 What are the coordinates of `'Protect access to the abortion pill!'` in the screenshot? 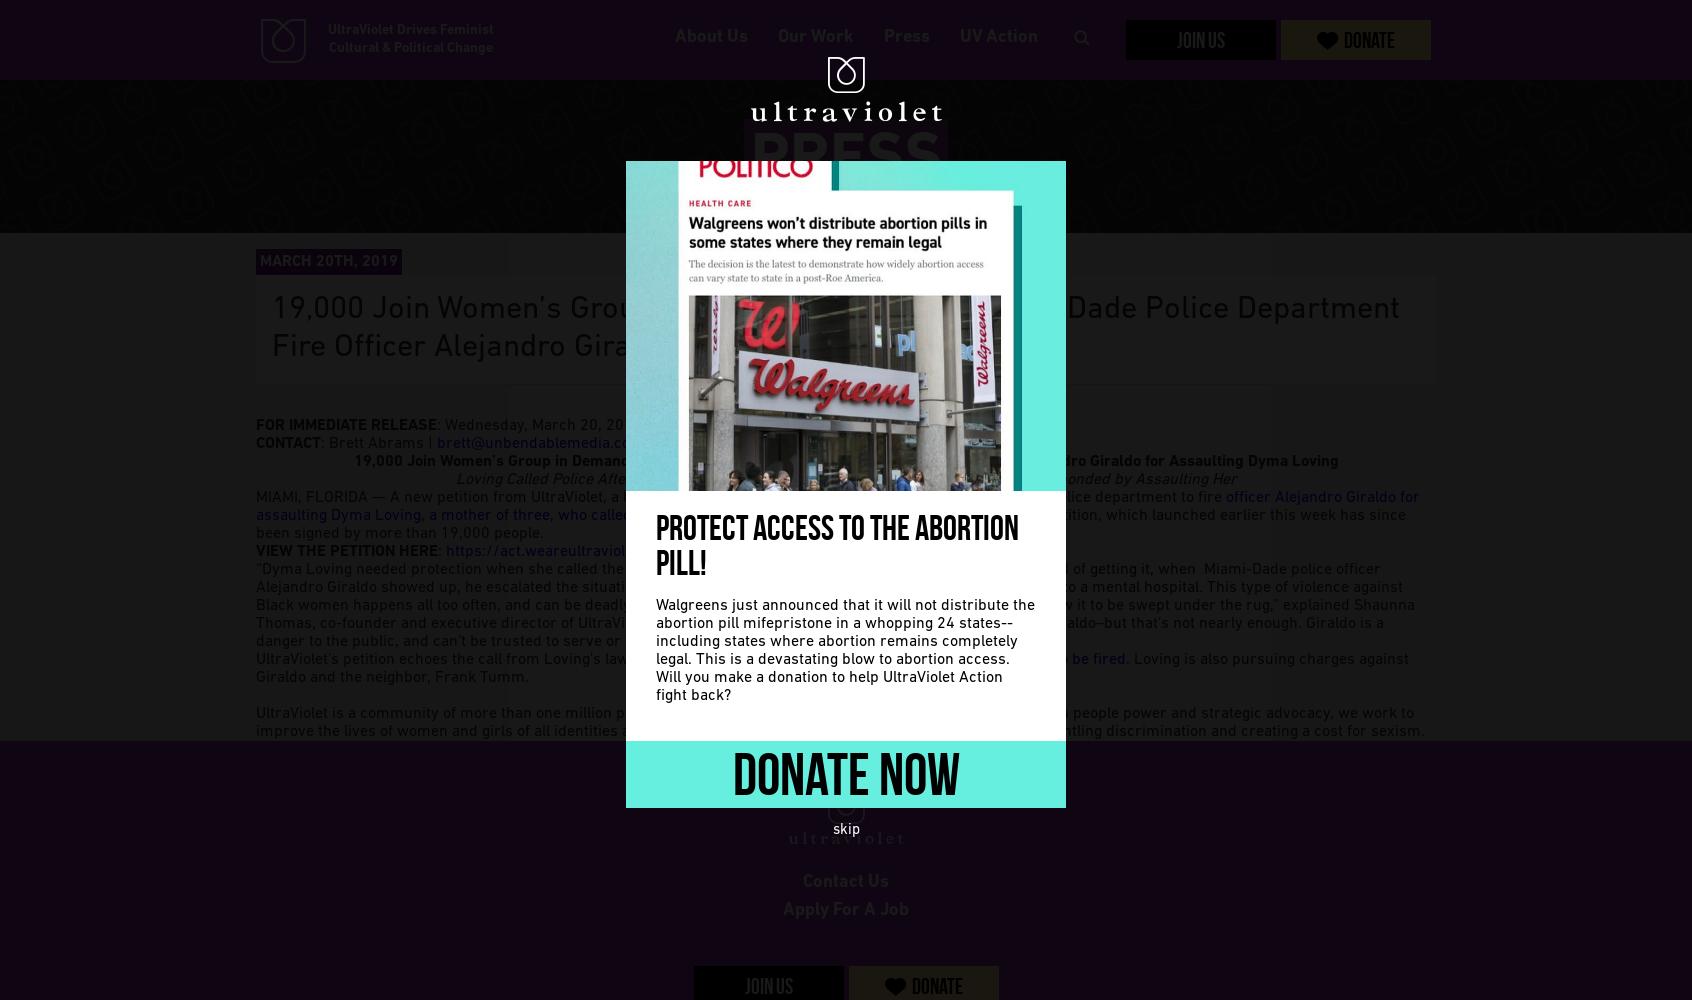 It's located at (837, 545).